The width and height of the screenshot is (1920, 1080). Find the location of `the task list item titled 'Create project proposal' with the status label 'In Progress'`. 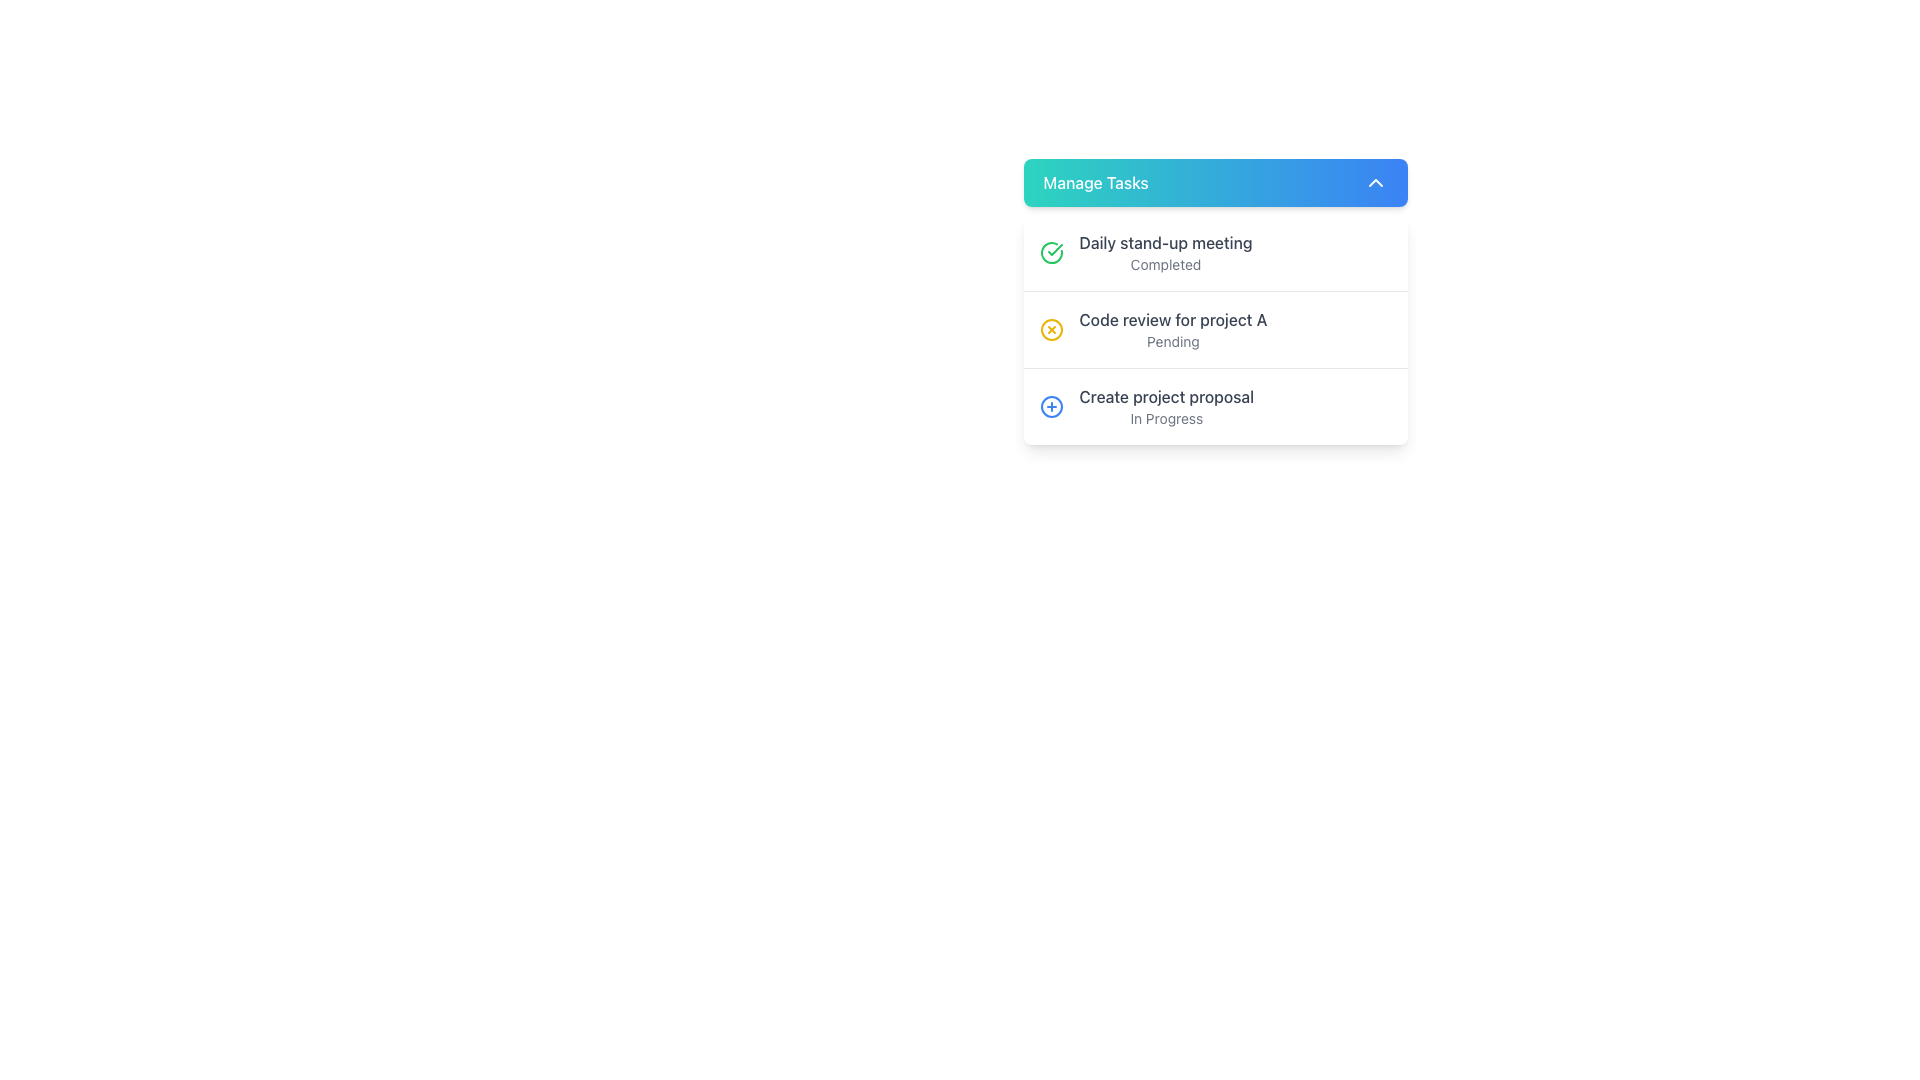

the task list item titled 'Create project proposal' with the status label 'In Progress' is located at coordinates (1214, 405).